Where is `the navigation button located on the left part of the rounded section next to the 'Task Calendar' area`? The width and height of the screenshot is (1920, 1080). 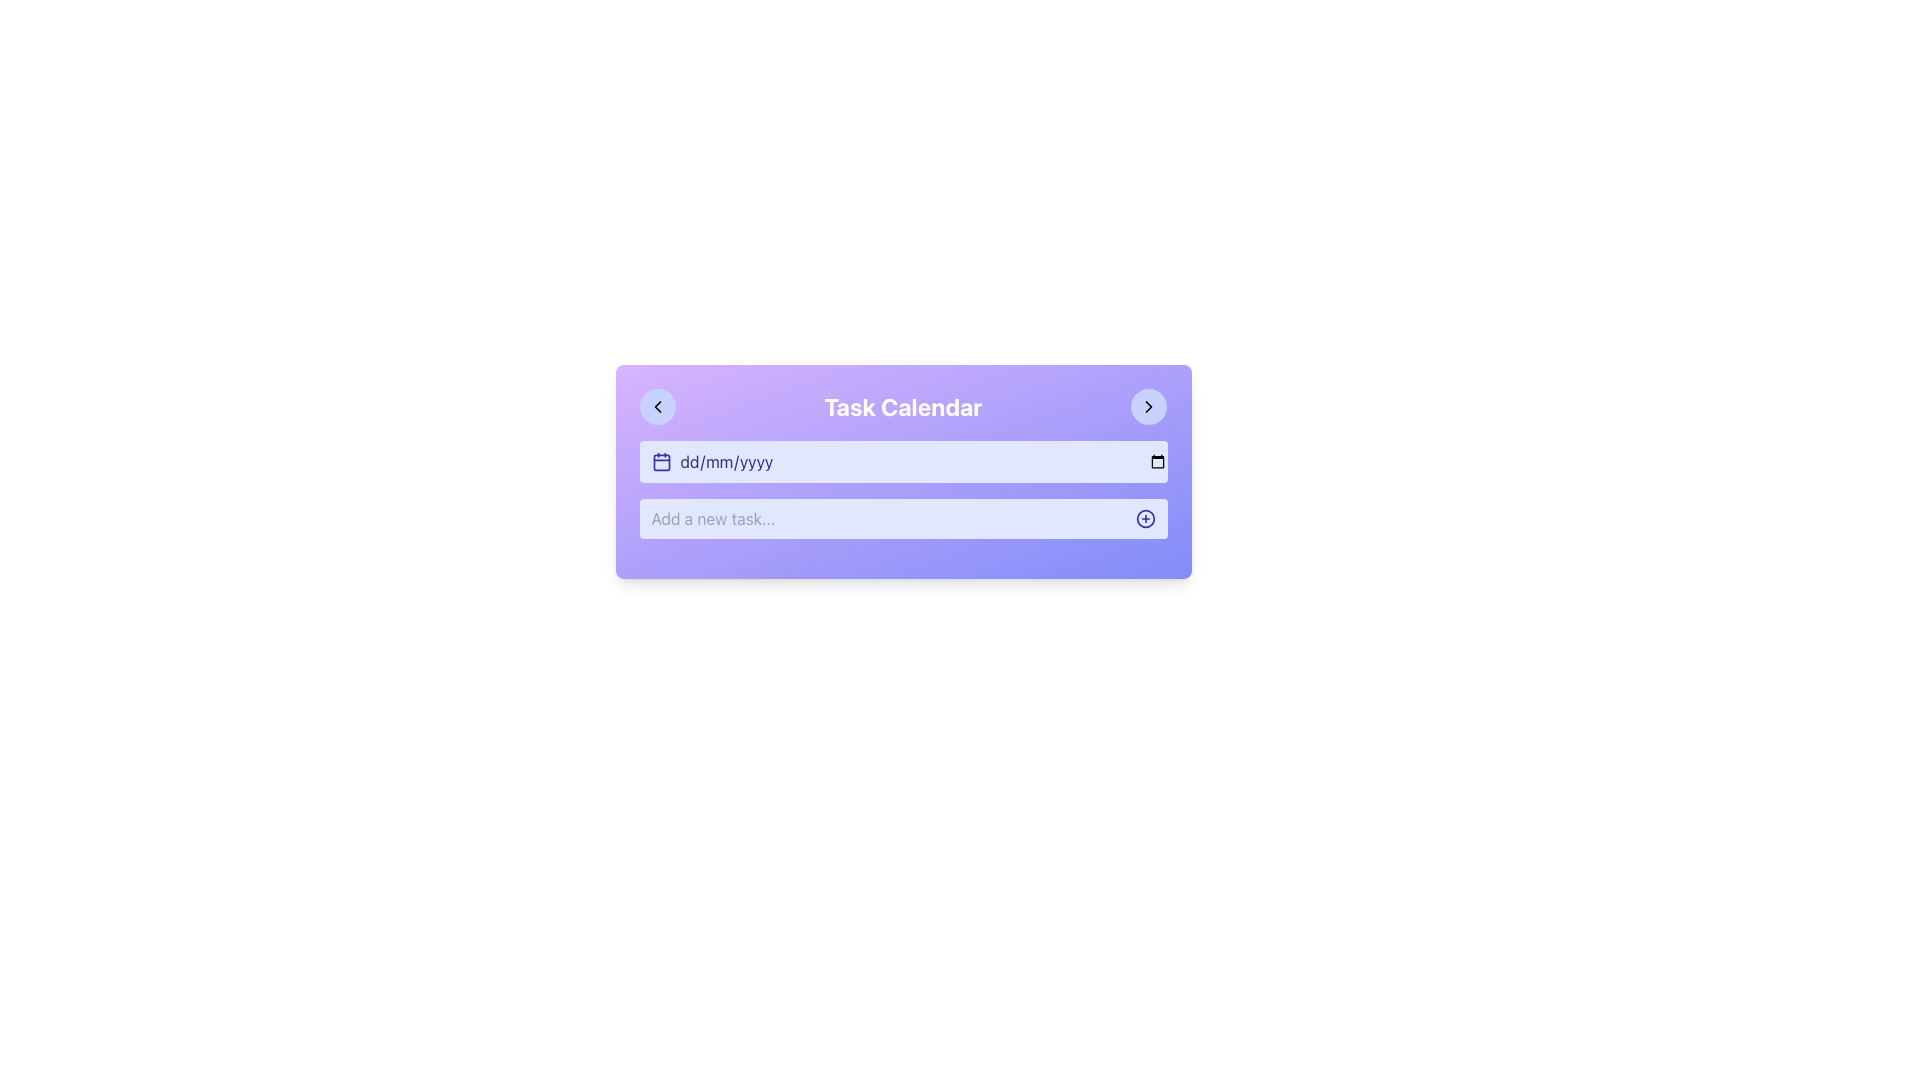
the navigation button located on the left part of the rounded section next to the 'Task Calendar' area is located at coordinates (657, 406).